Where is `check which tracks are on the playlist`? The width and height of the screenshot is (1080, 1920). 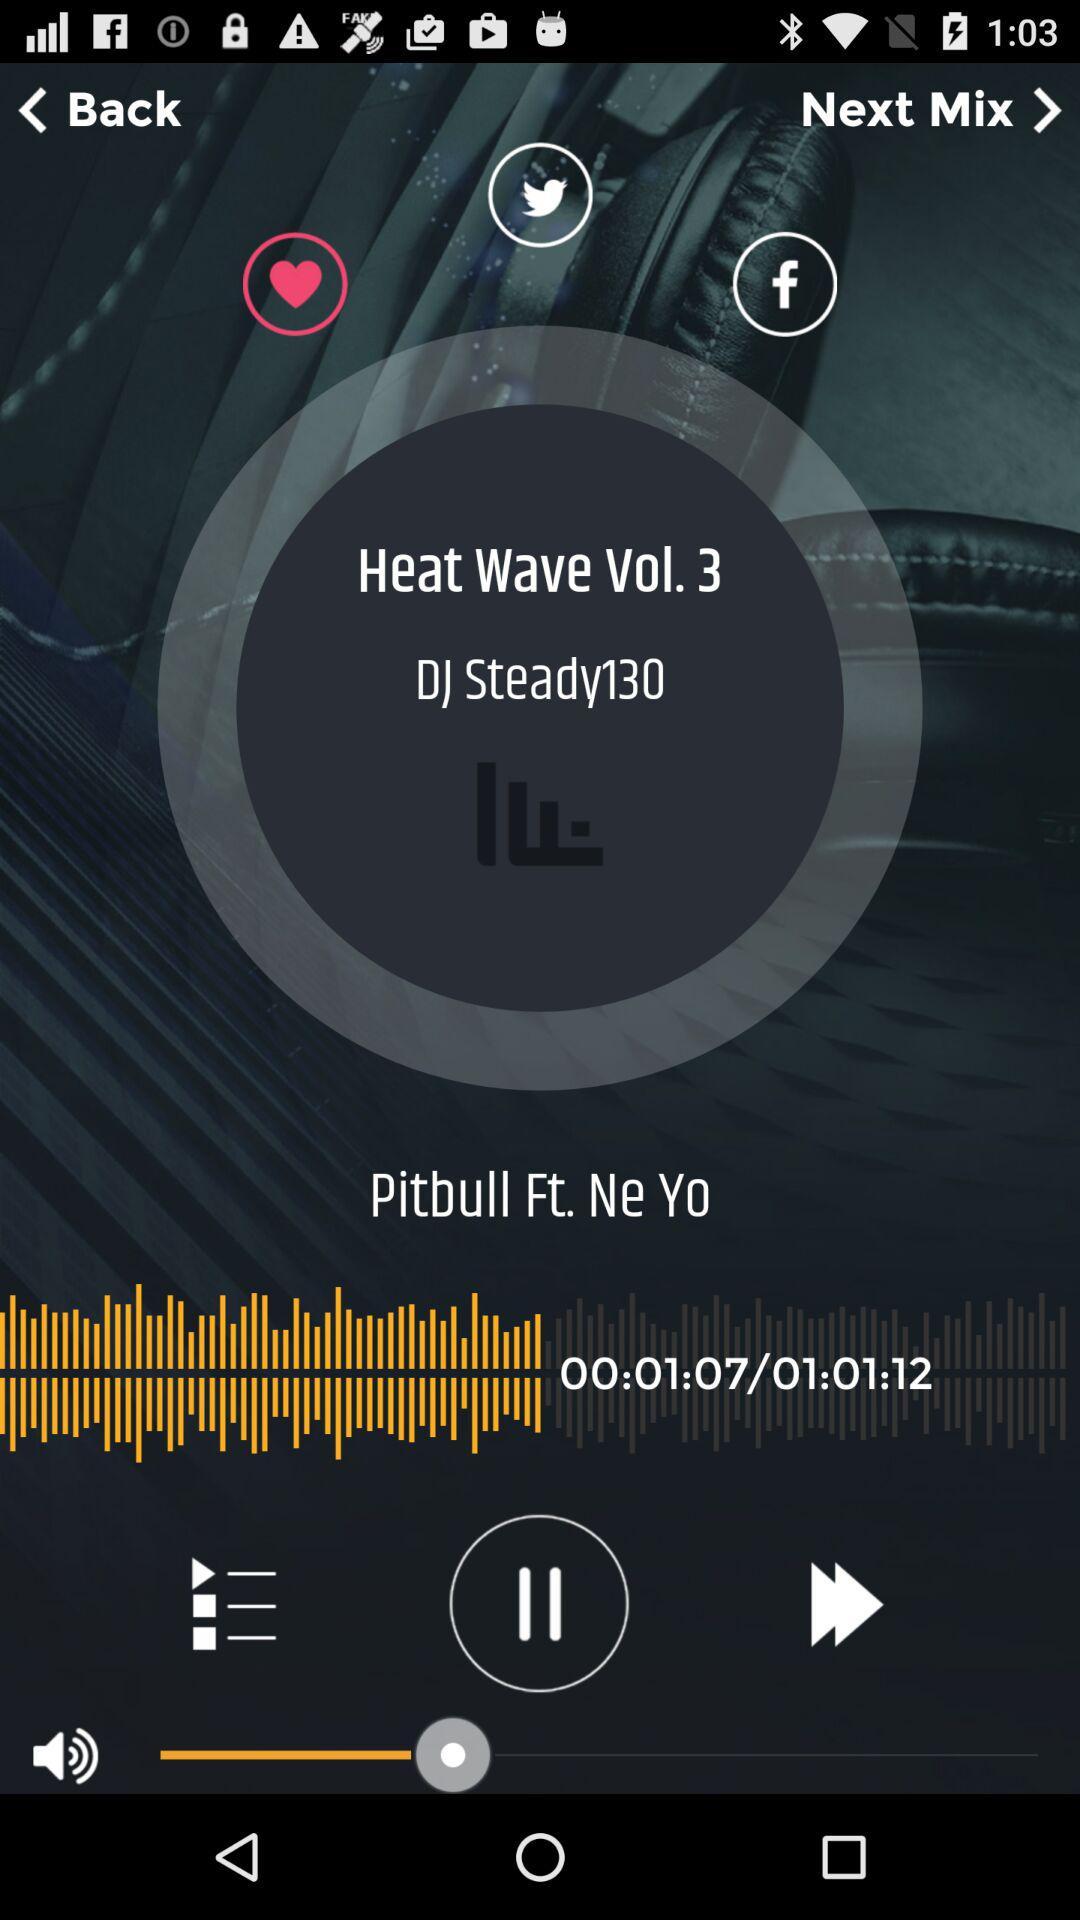 check which tracks are on the playlist is located at coordinates (231, 1603).